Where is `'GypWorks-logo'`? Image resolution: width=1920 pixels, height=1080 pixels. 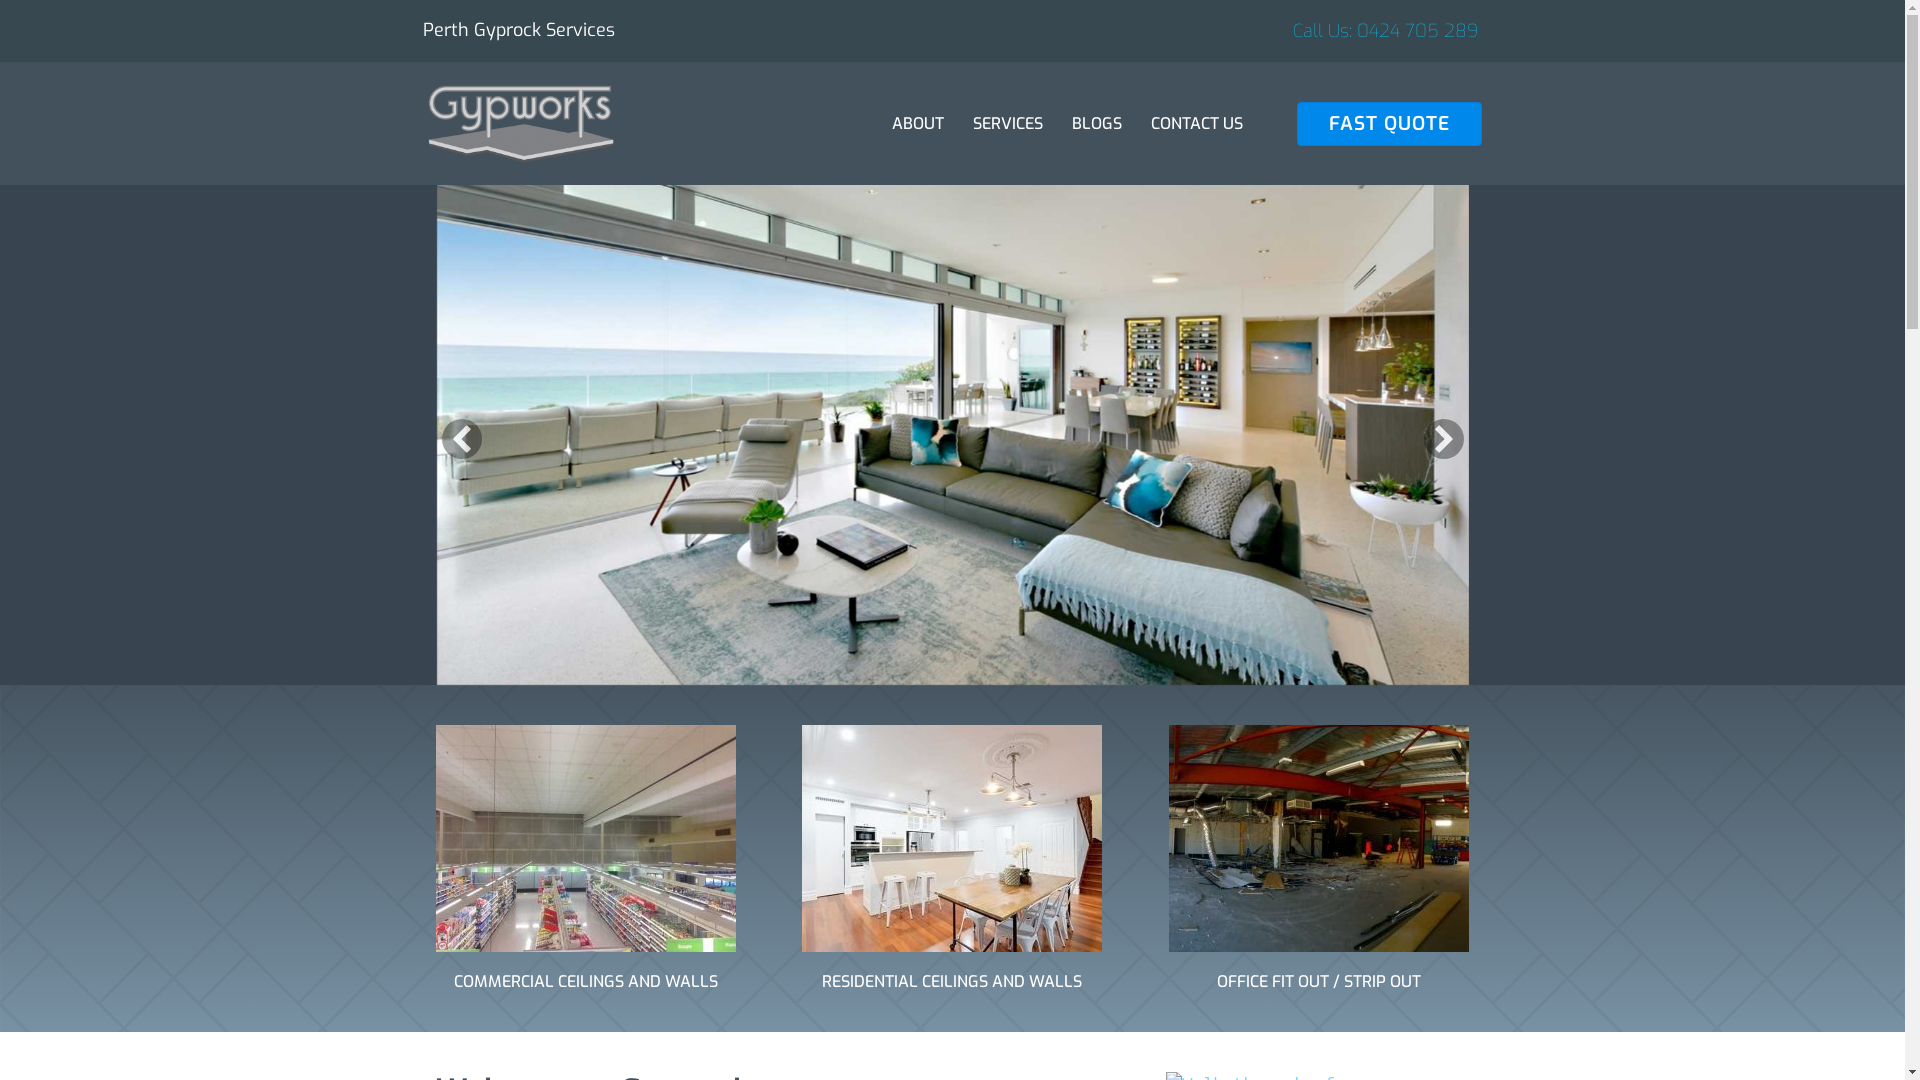
'GypWorks-logo' is located at coordinates (519, 123).